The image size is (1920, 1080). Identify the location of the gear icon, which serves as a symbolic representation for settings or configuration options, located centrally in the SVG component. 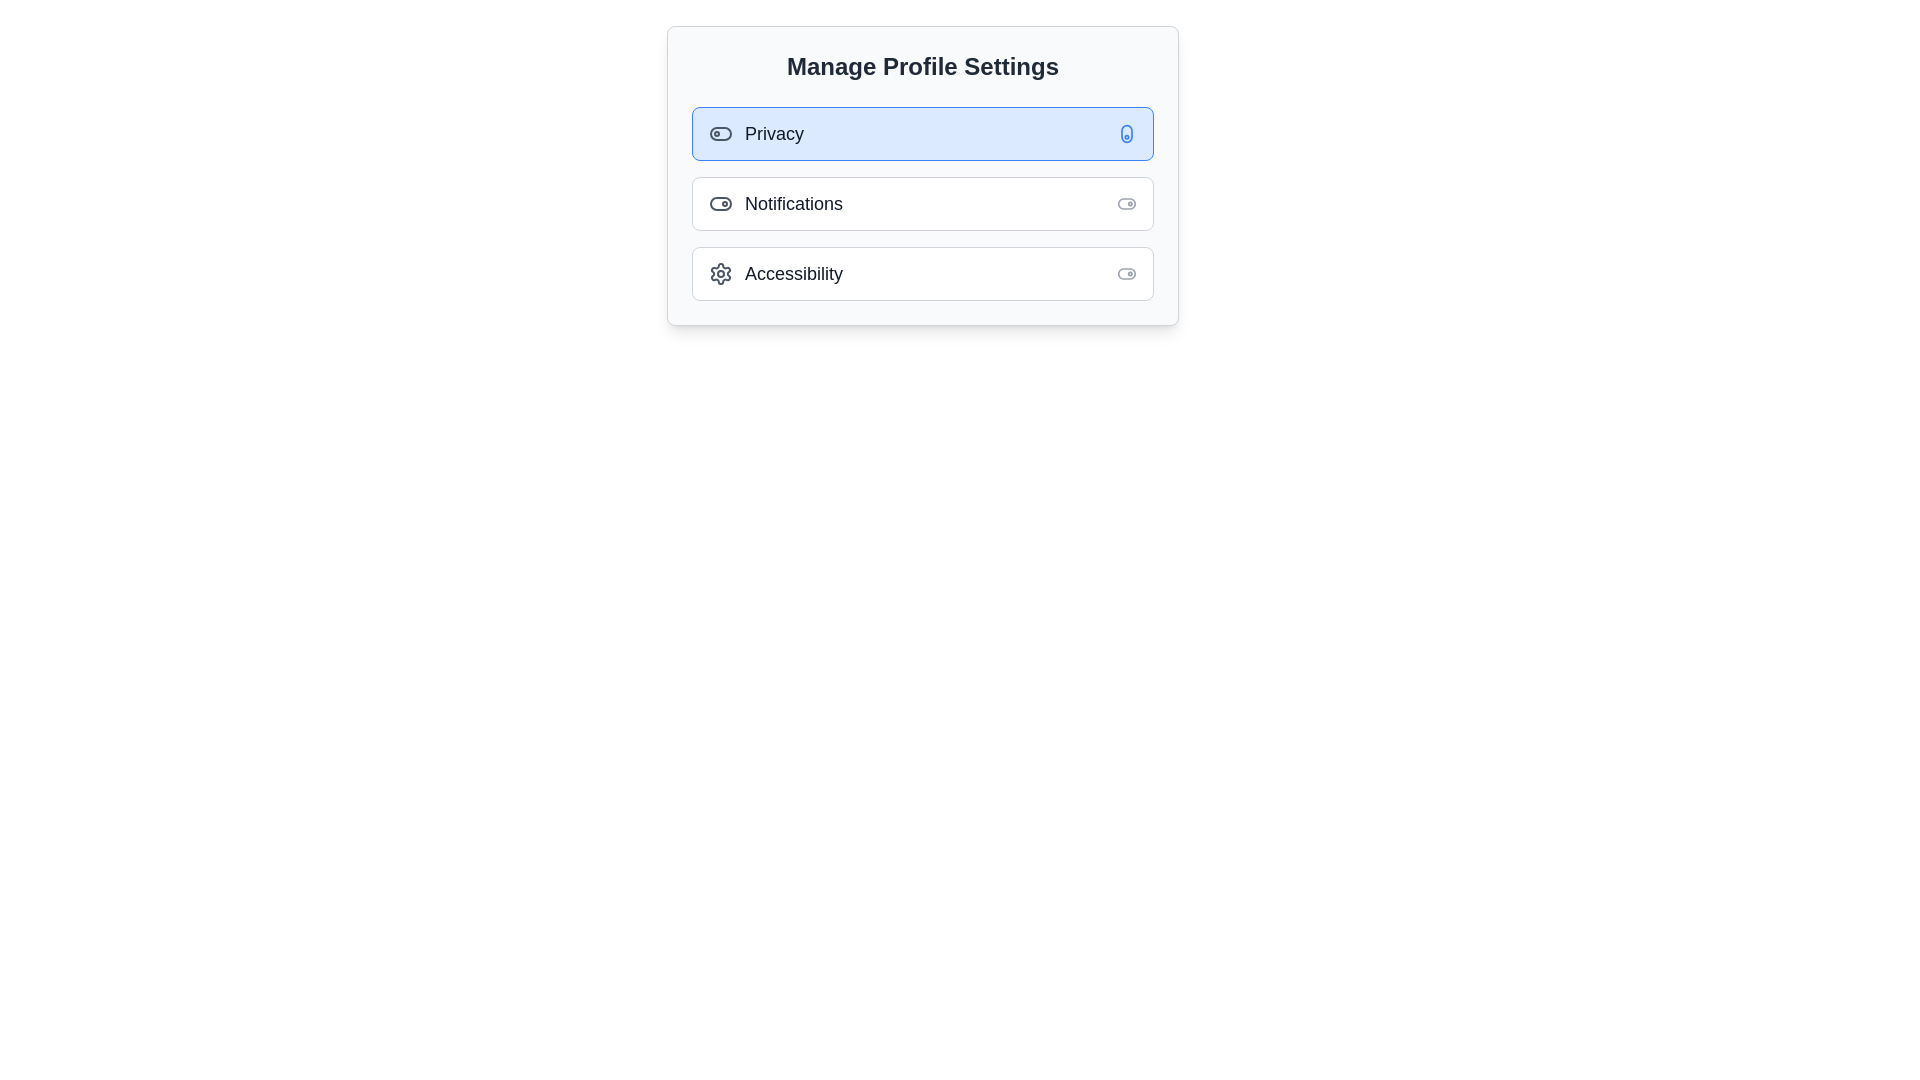
(720, 273).